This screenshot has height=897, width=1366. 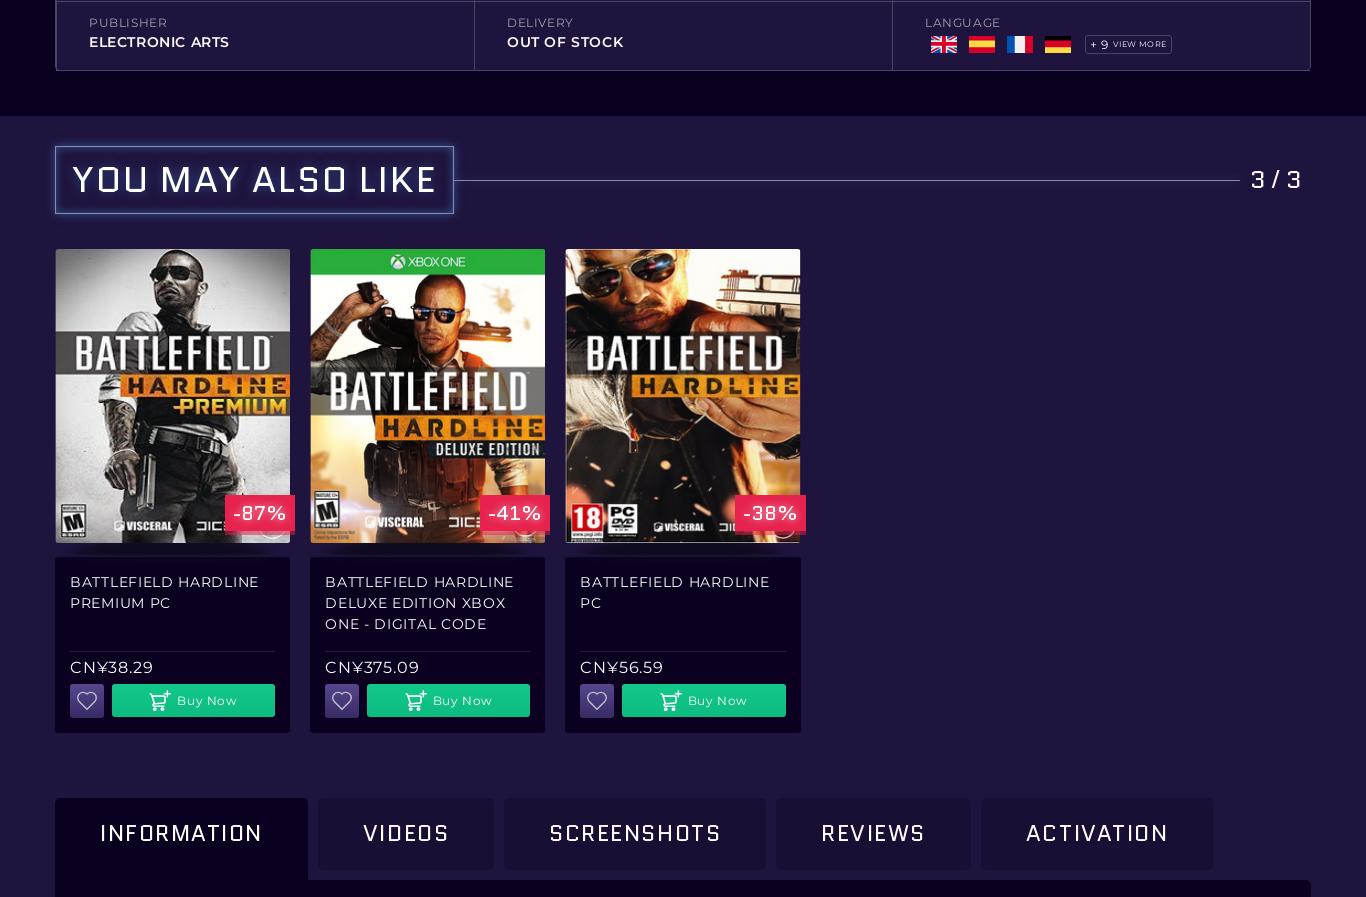 What do you see at coordinates (819, 832) in the screenshot?
I see `'Reviews'` at bounding box center [819, 832].